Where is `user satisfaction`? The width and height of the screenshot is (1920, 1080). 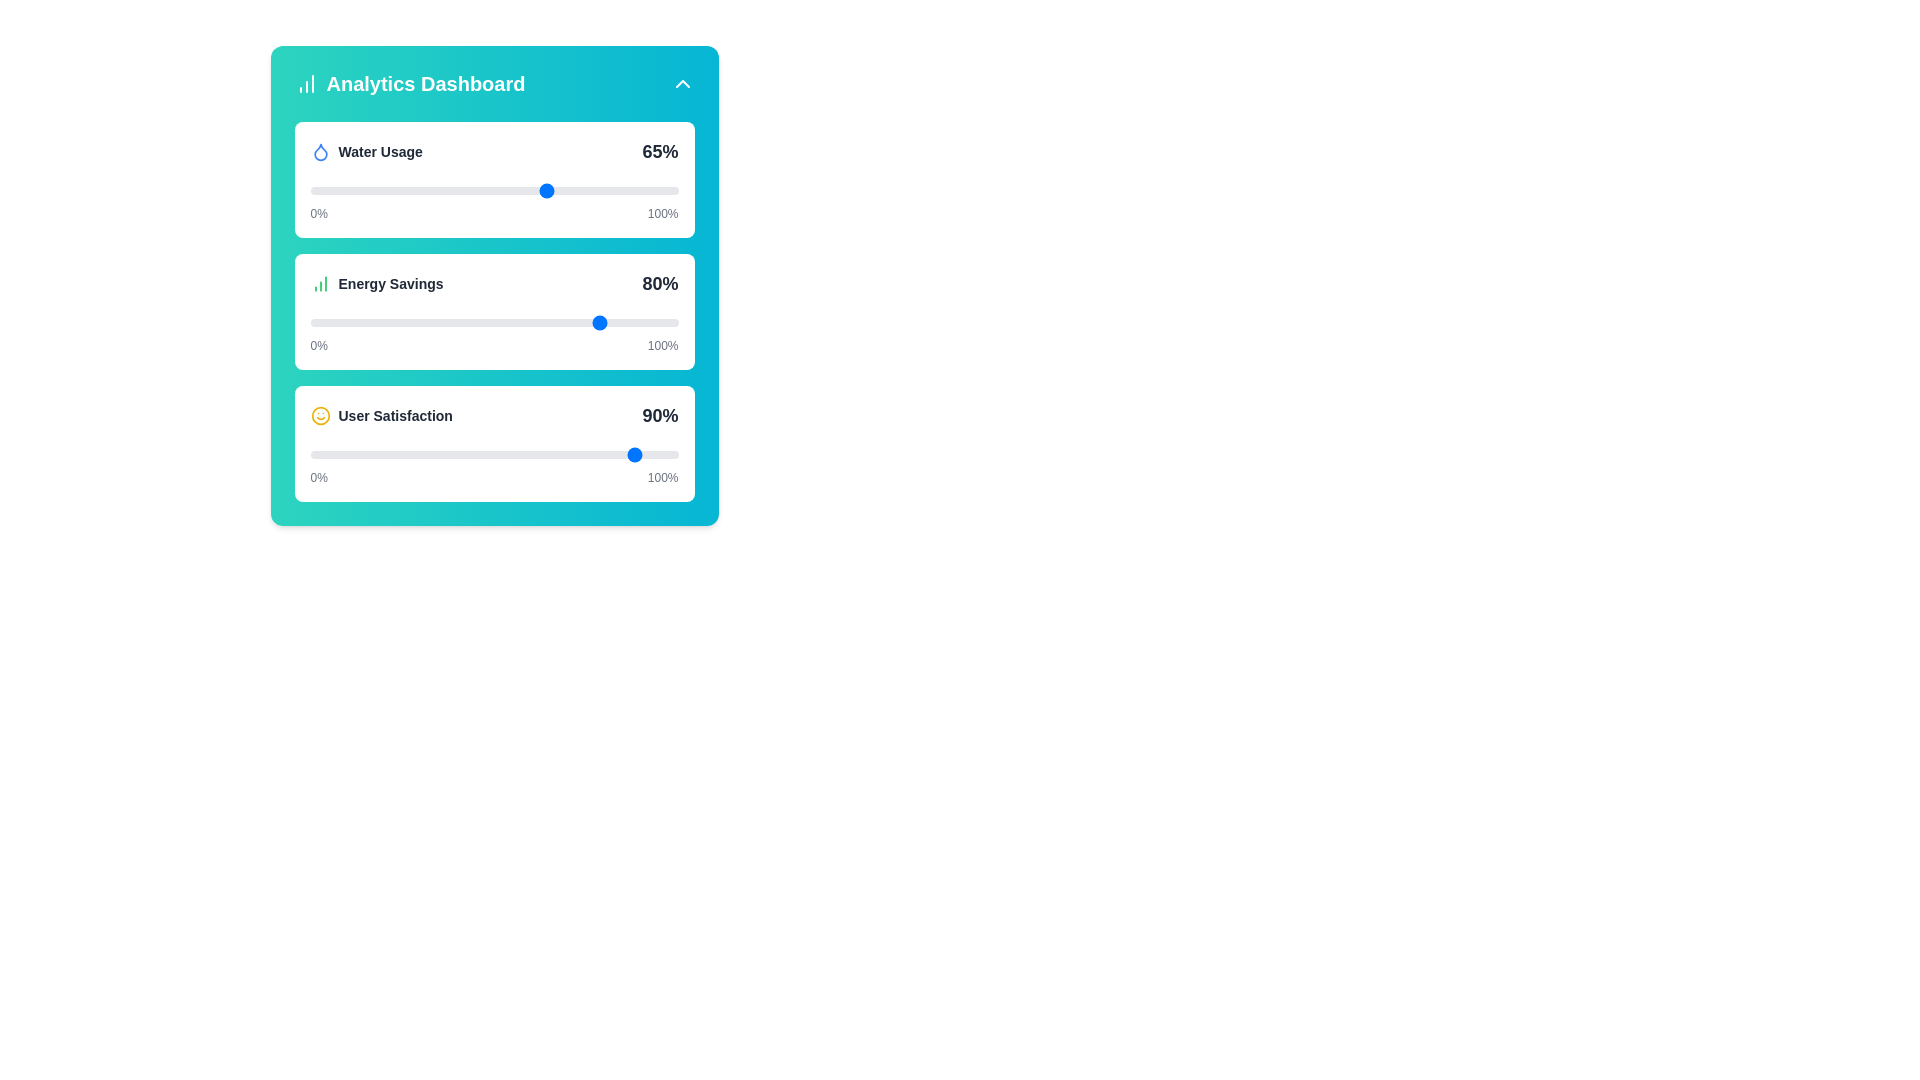 user satisfaction is located at coordinates (603, 455).